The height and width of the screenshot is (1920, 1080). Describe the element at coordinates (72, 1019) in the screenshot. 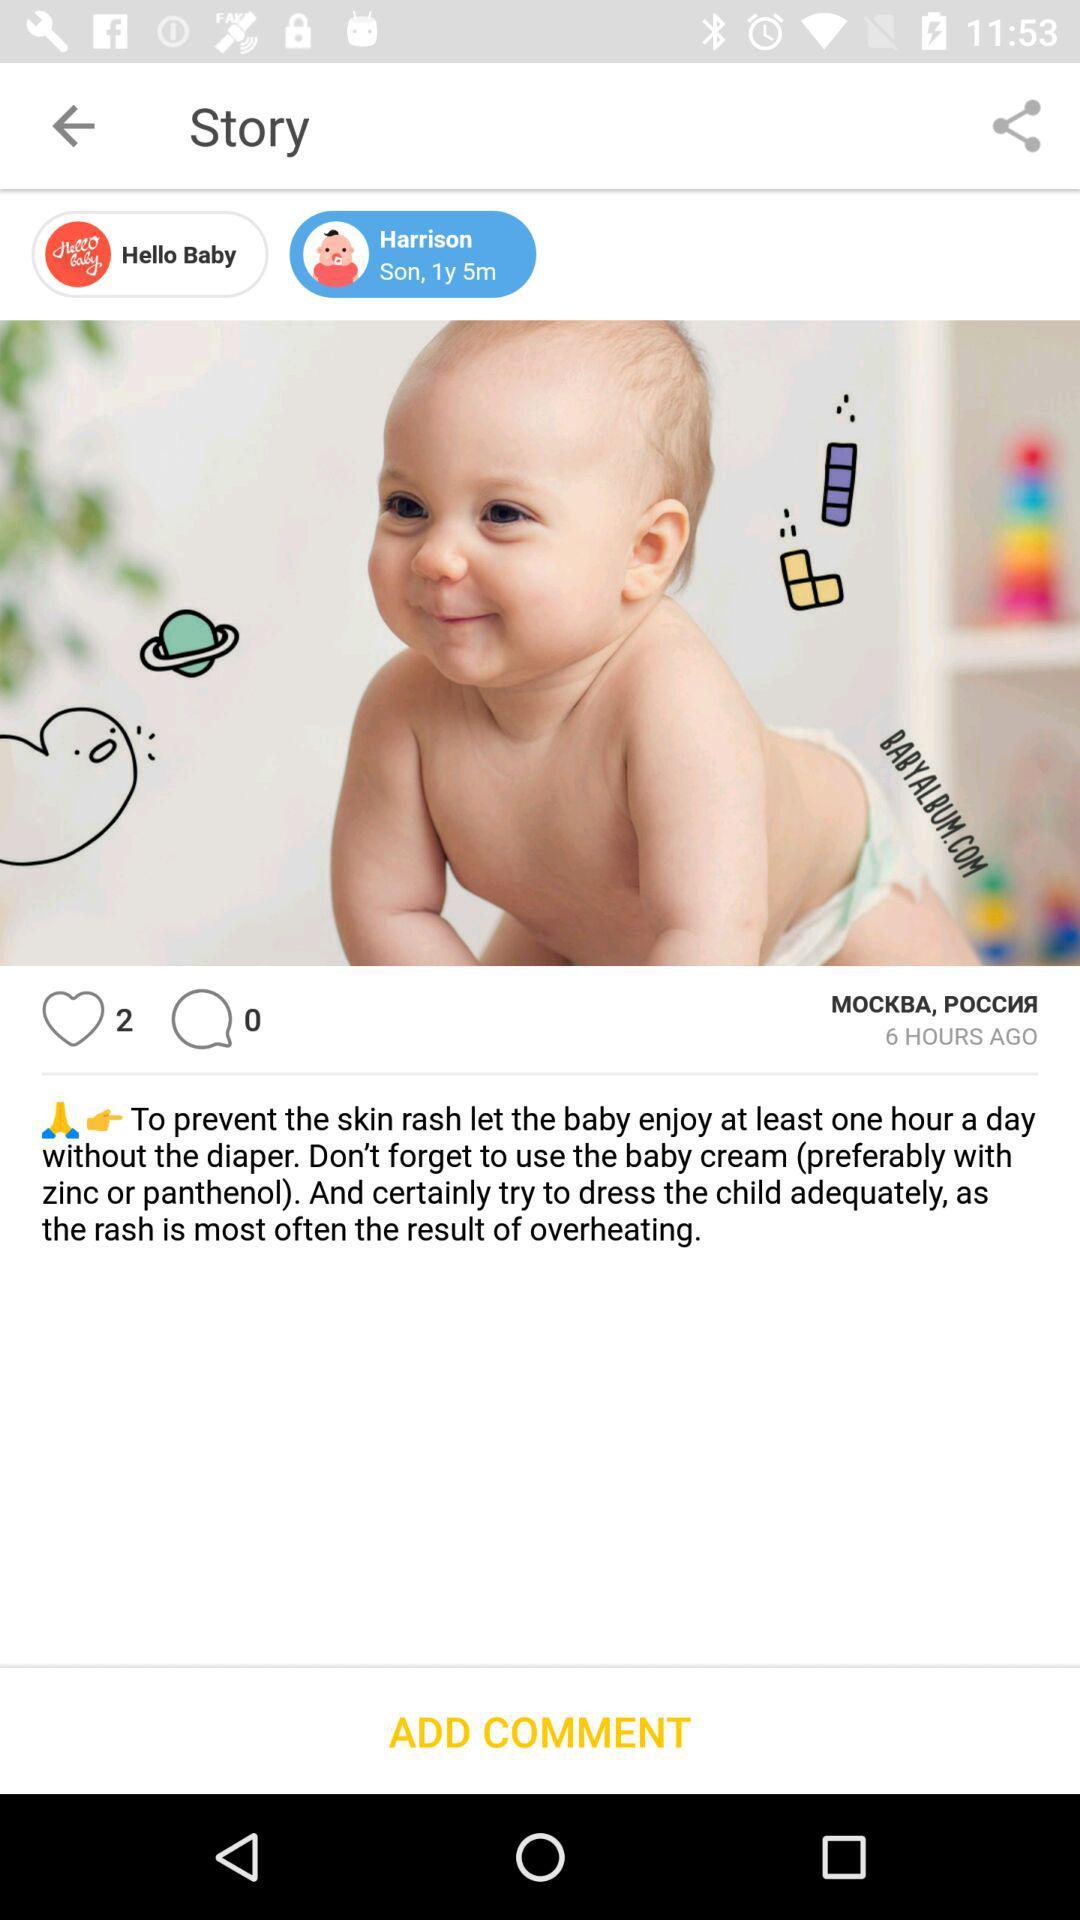

I see `like the post` at that location.